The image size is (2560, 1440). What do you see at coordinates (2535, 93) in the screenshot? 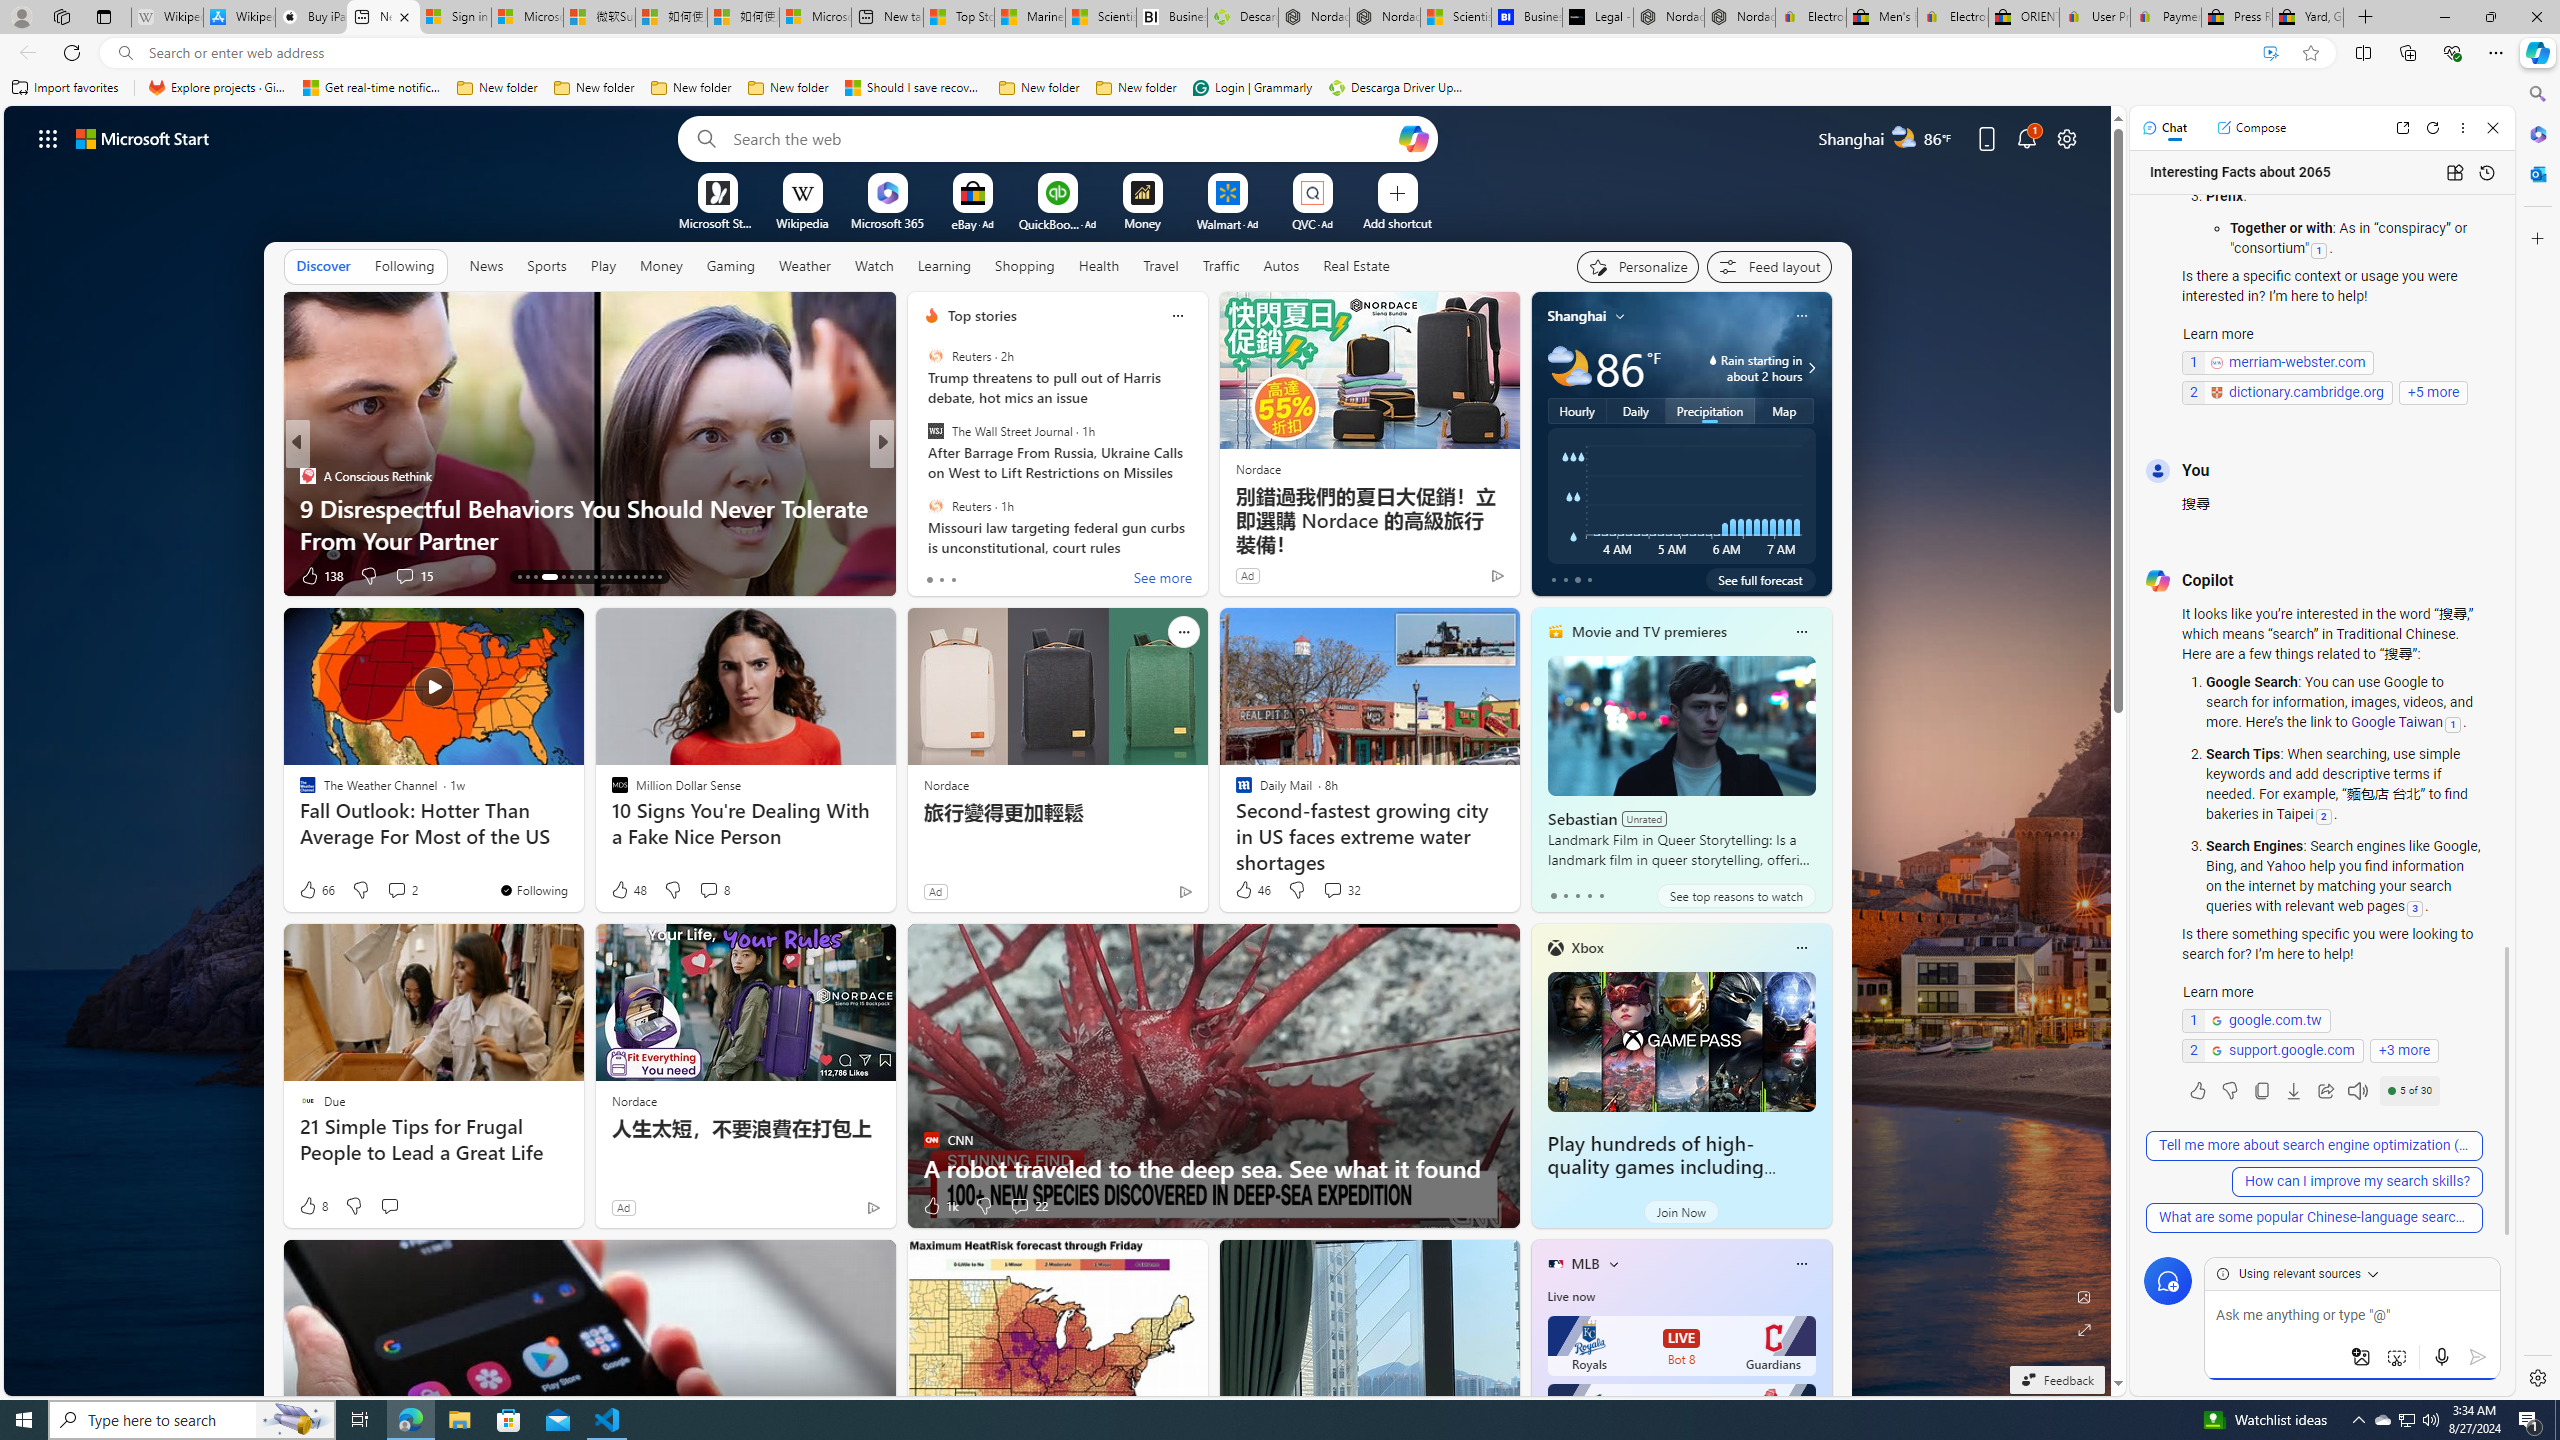
I see `'Minimize Search pane'` at bounding box center [2535, 93].